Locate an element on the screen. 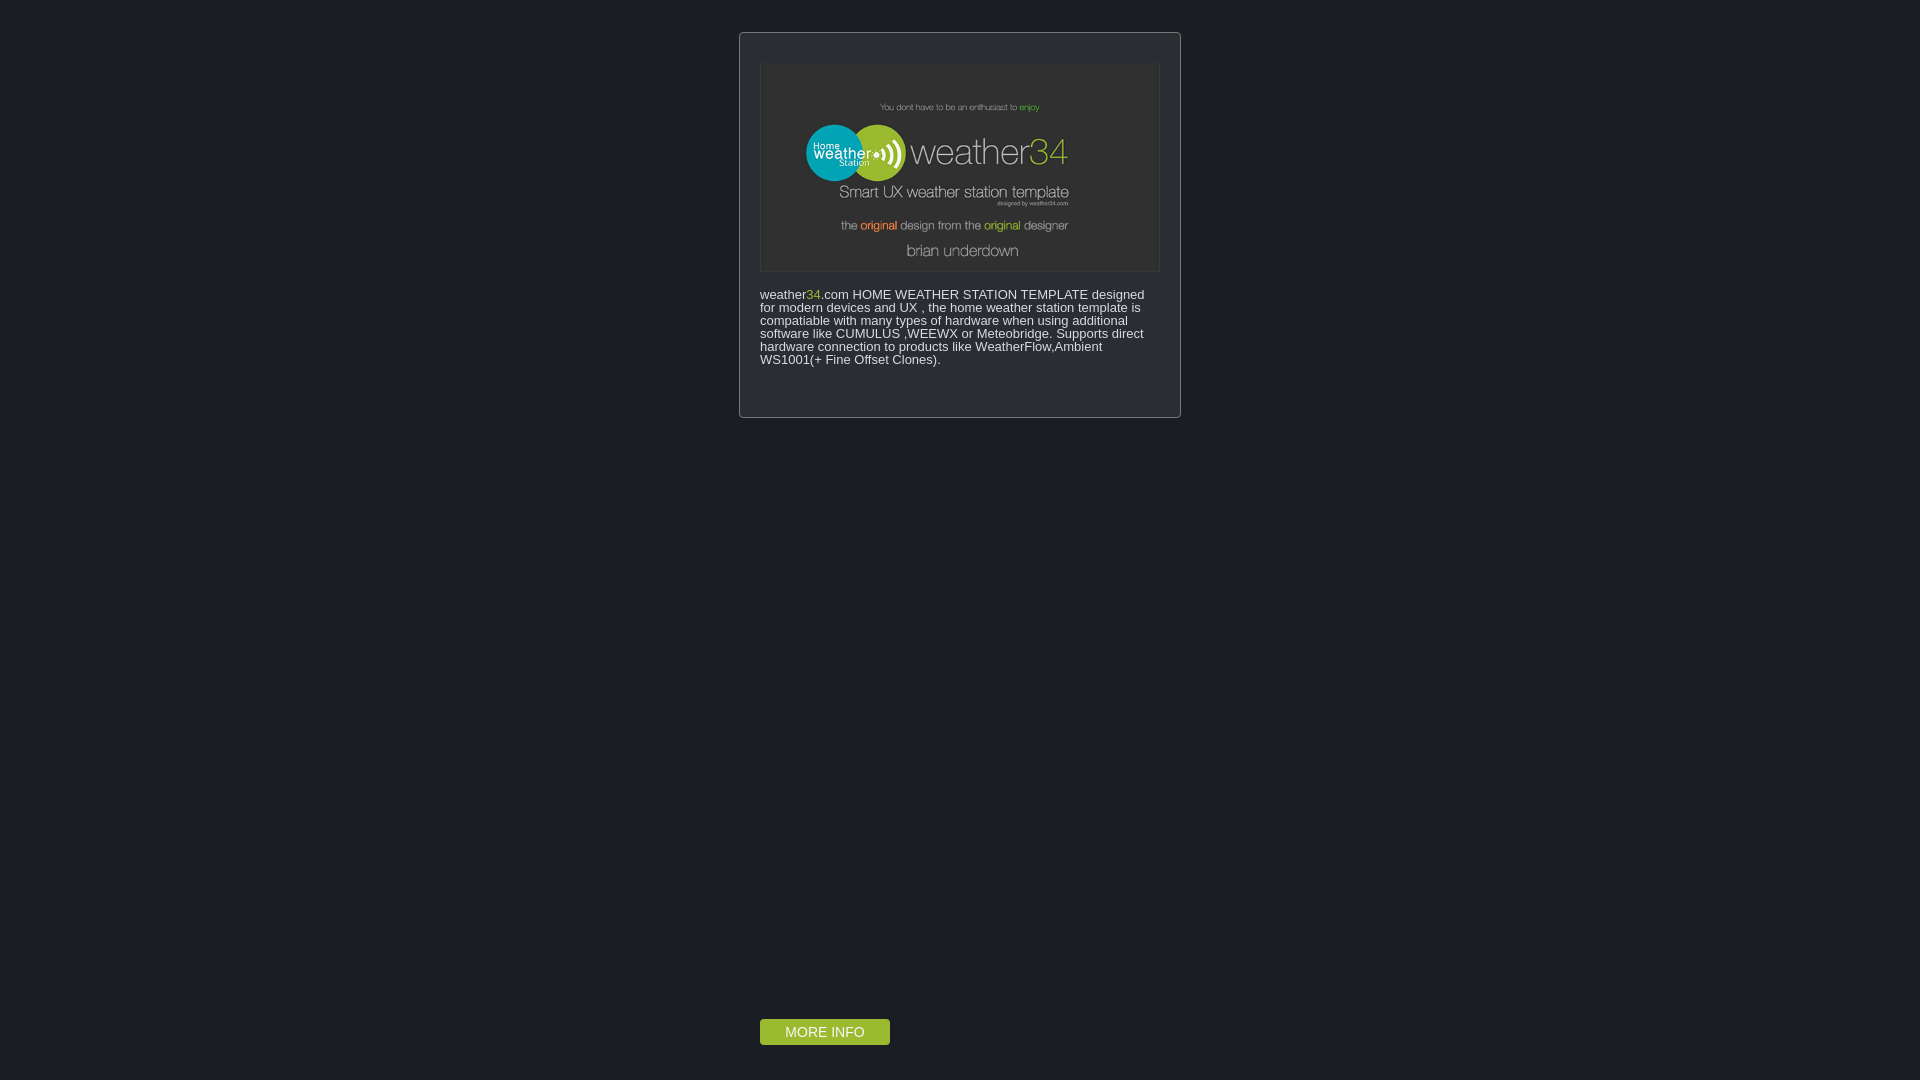 This screenshot has width=1920, height=1080. 'MORE INFO' is located at coordinates (824, 1032).